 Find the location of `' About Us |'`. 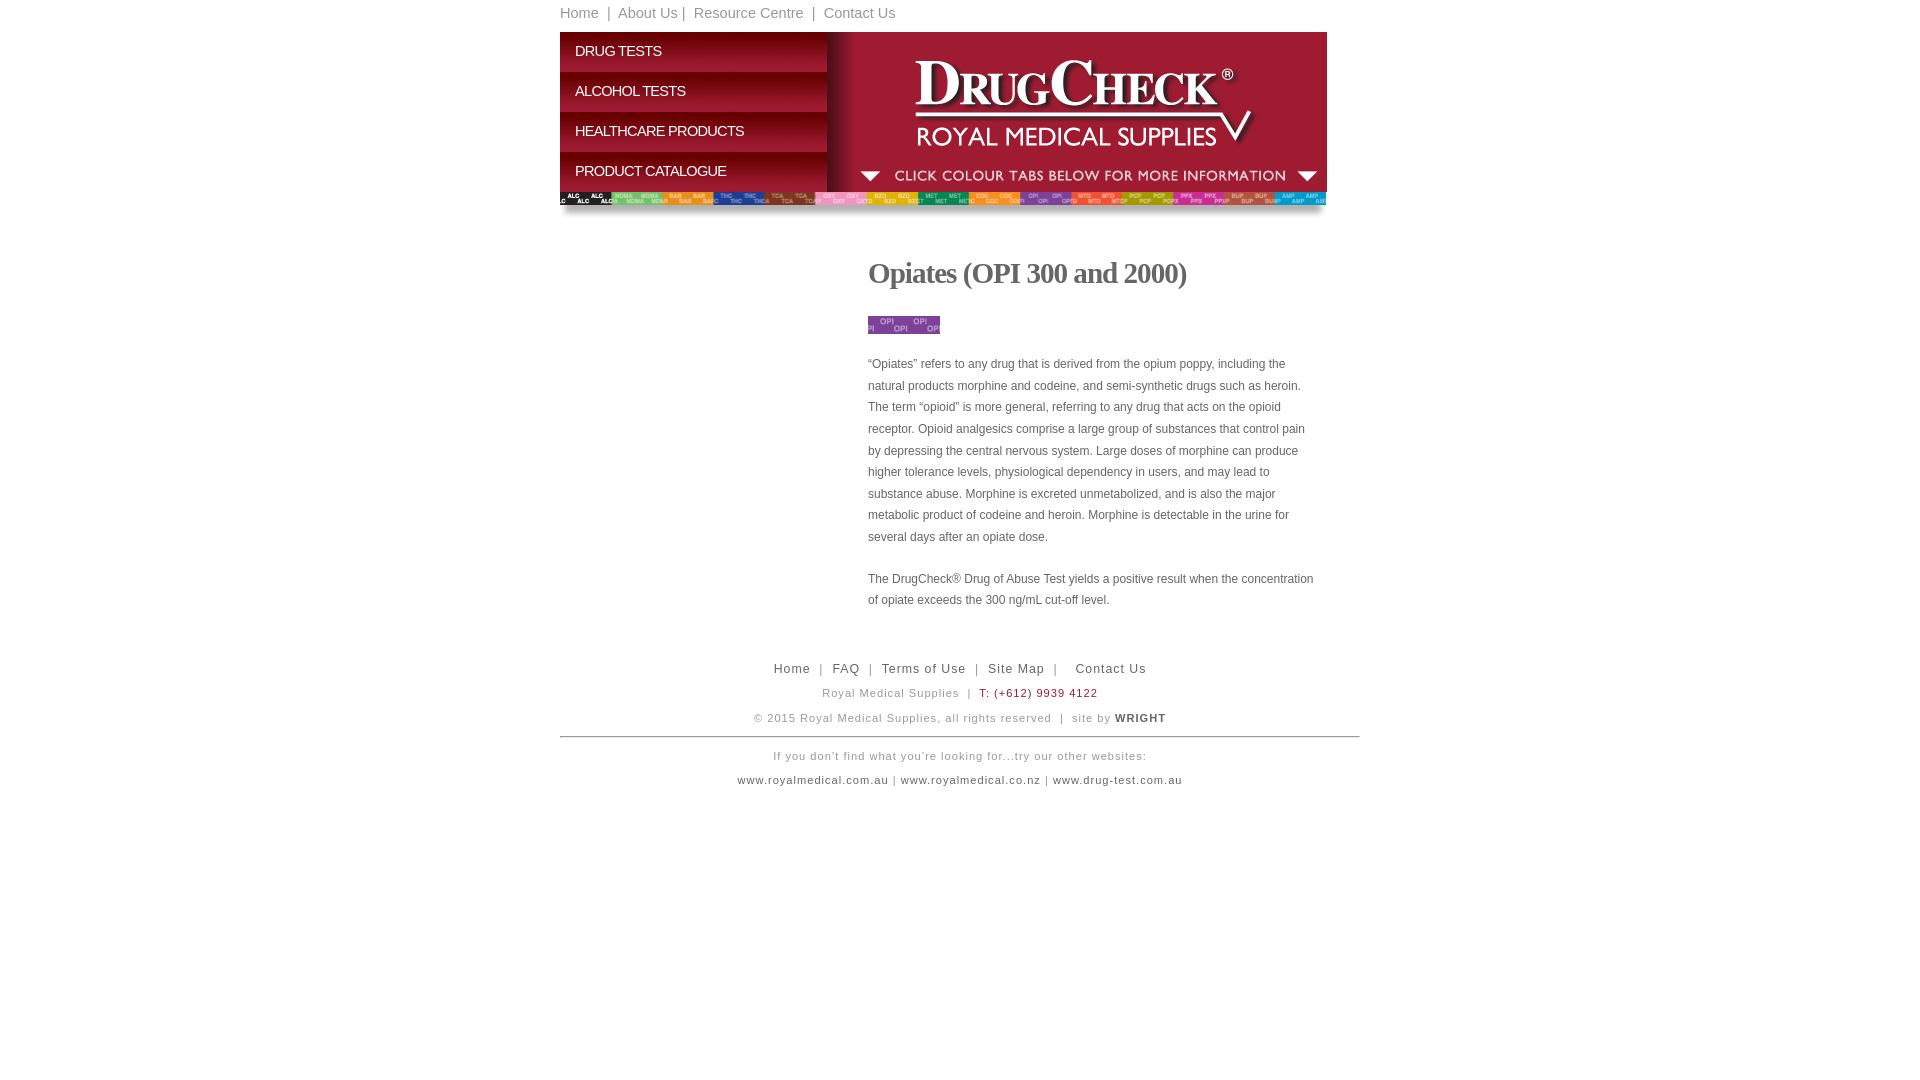

' About Us |' is located at coordinates (650, 12).